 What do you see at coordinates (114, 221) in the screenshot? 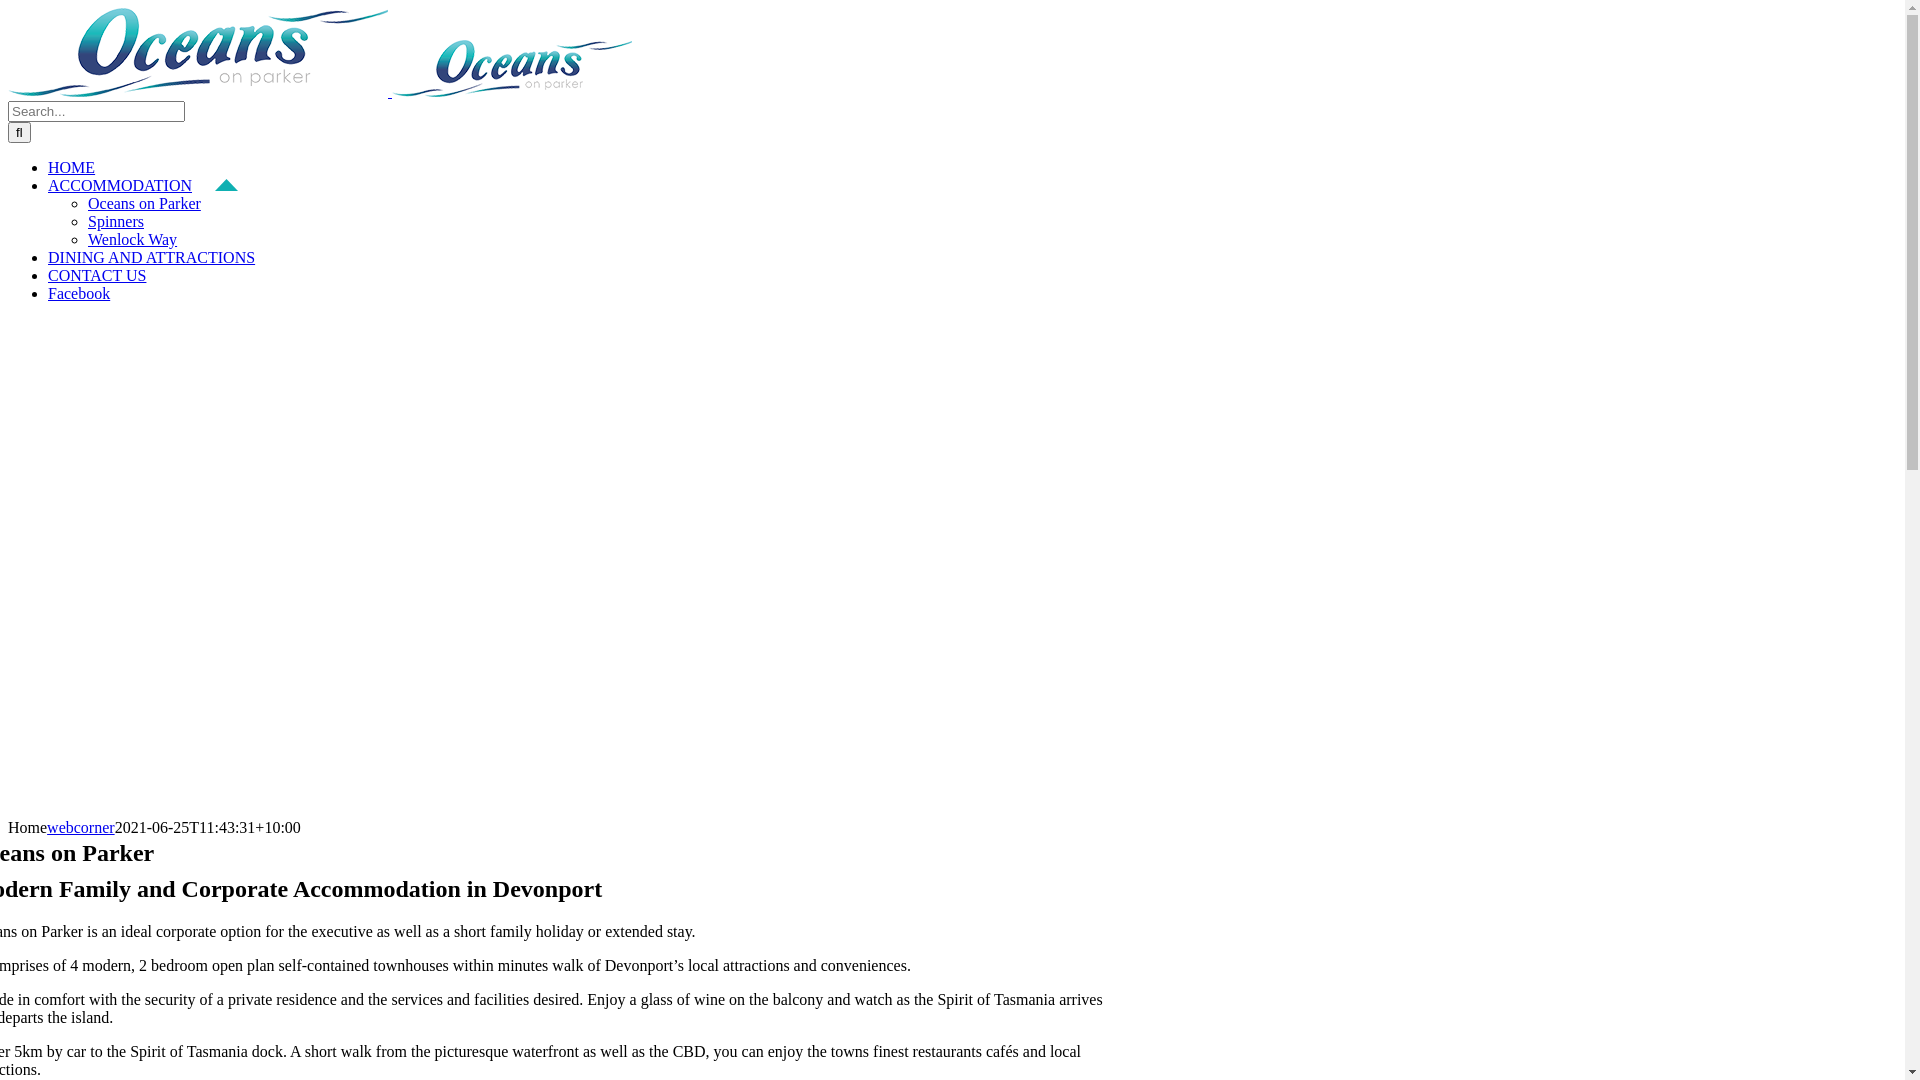
I see `'Spinners'` at bounding box center [114, 221].